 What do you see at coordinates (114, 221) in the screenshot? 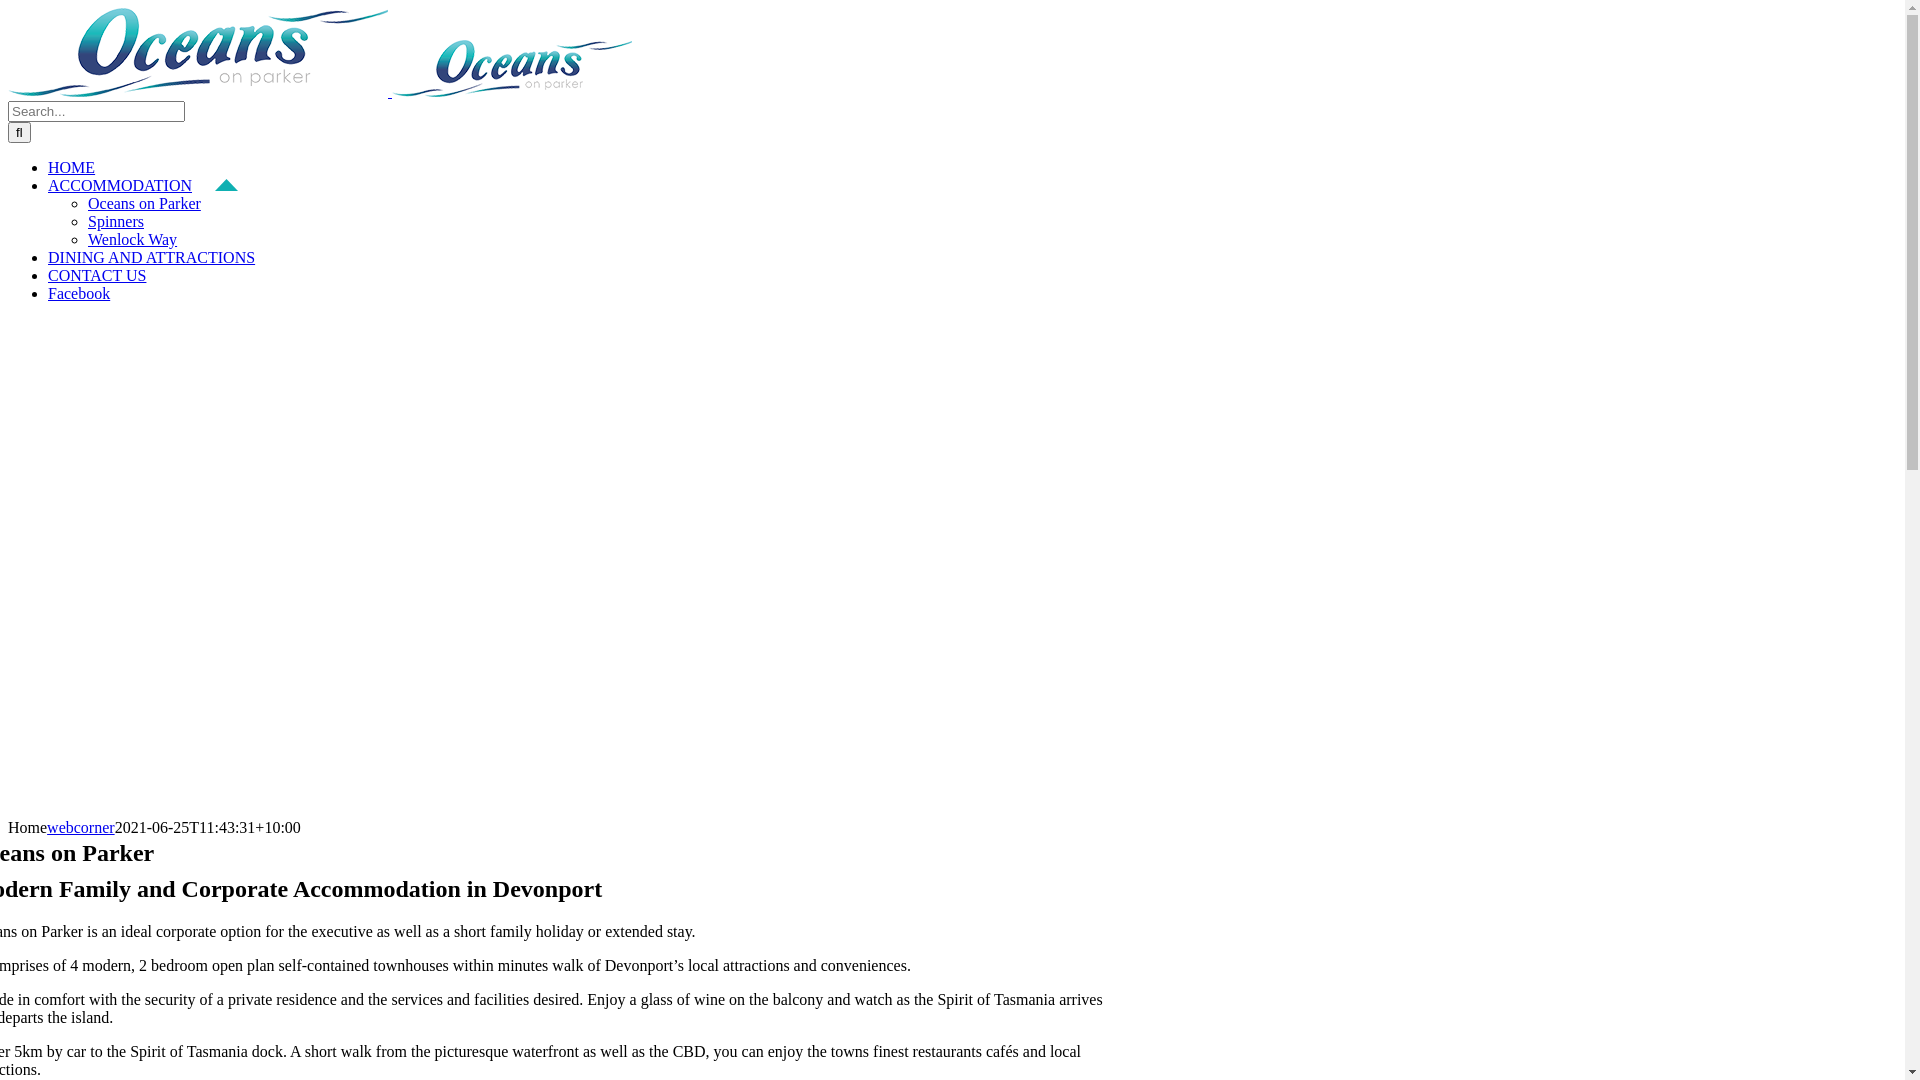
I see `'Spinners'` at bounding box center [114, 221].